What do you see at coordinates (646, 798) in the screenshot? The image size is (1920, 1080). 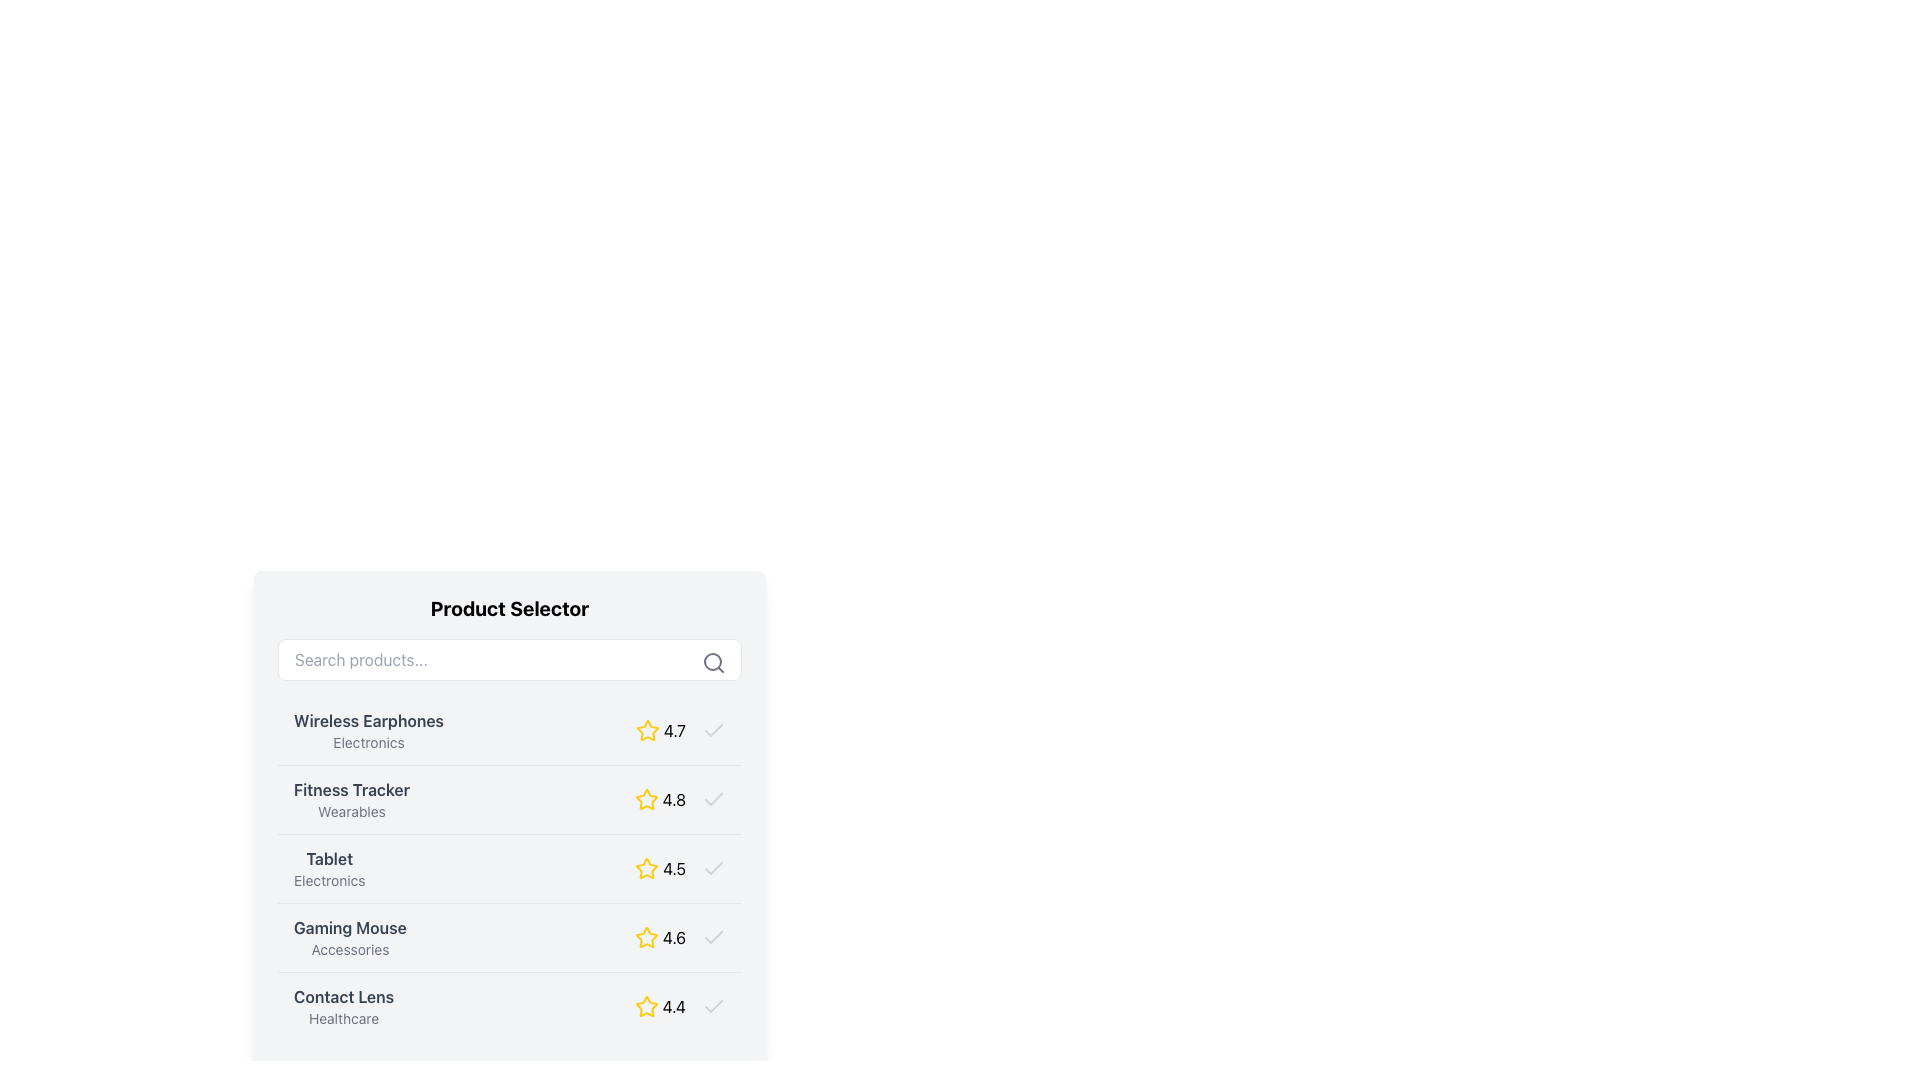 I see `the visual representation of the rating icon located in the second row of the product listing, to the left of the numerical rating value '4.8'` at bounding box center [646, 798].